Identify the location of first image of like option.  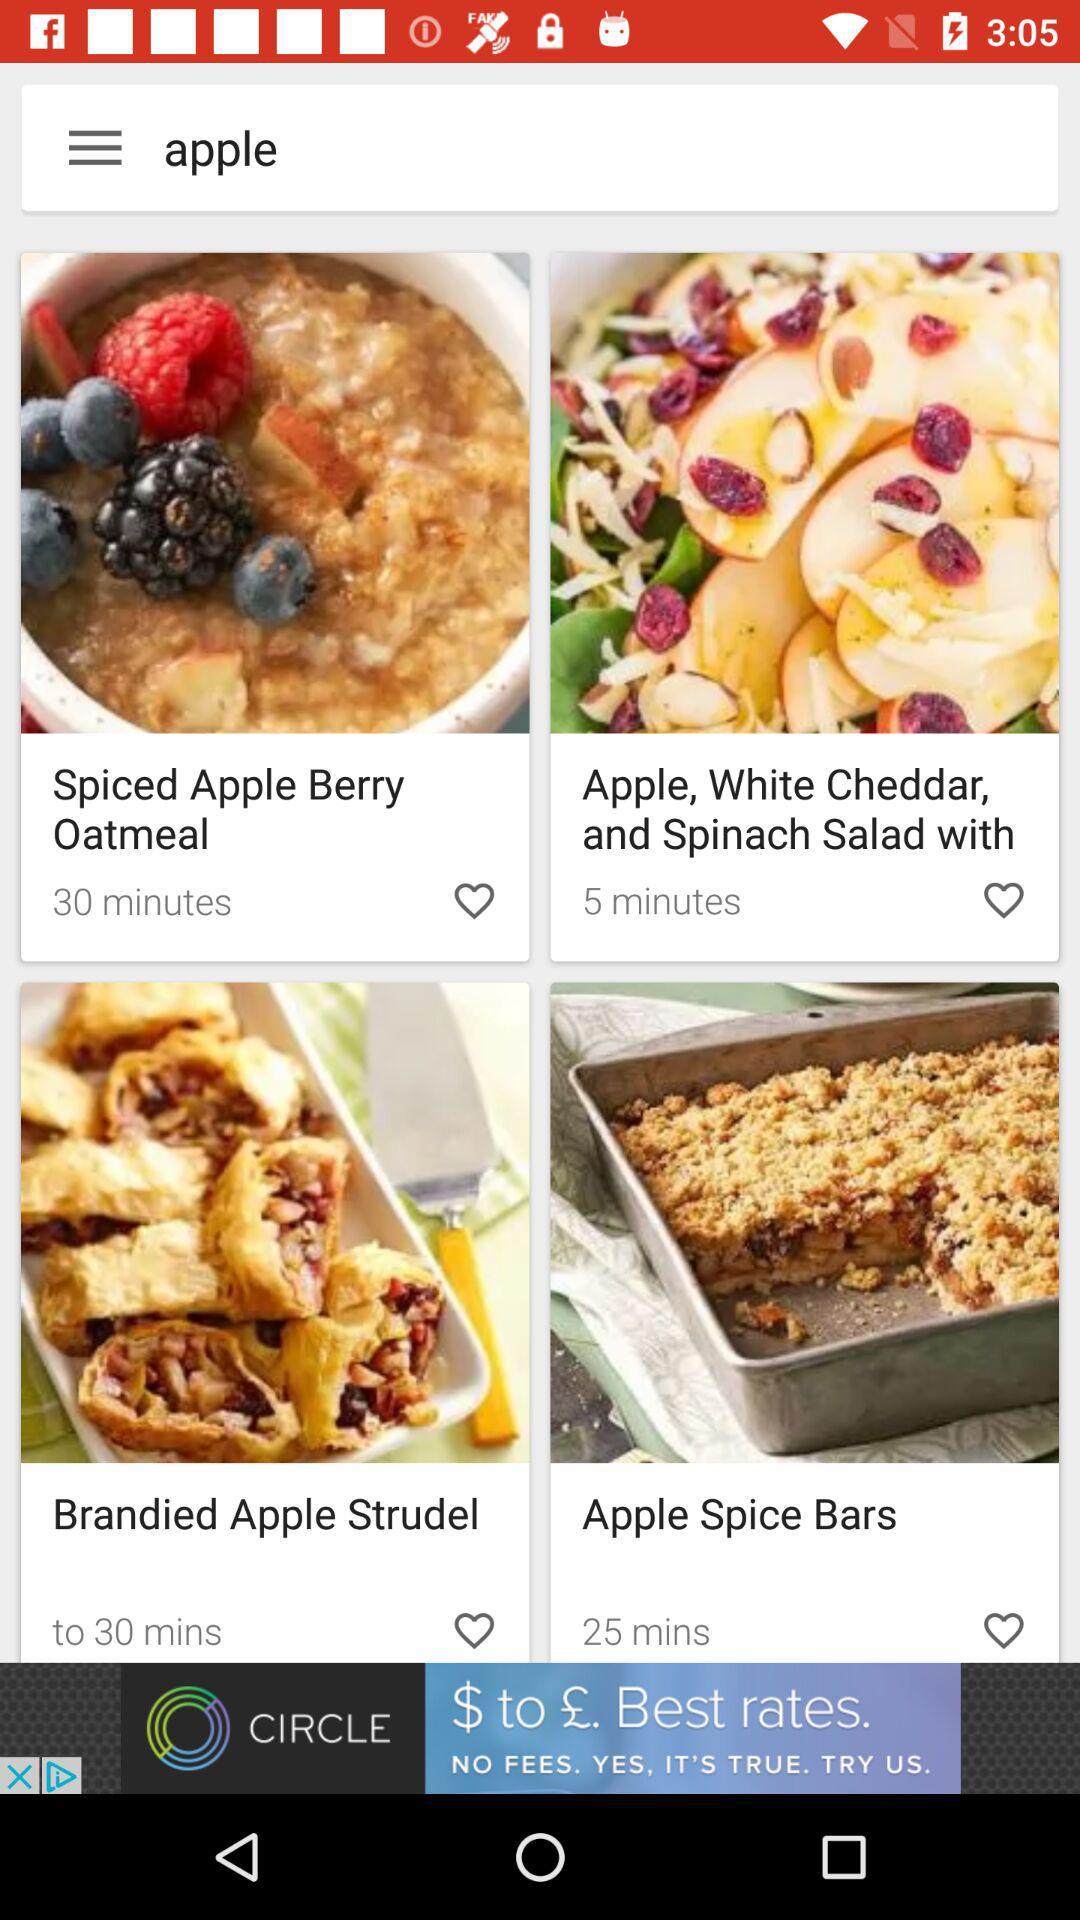
(474, 900).